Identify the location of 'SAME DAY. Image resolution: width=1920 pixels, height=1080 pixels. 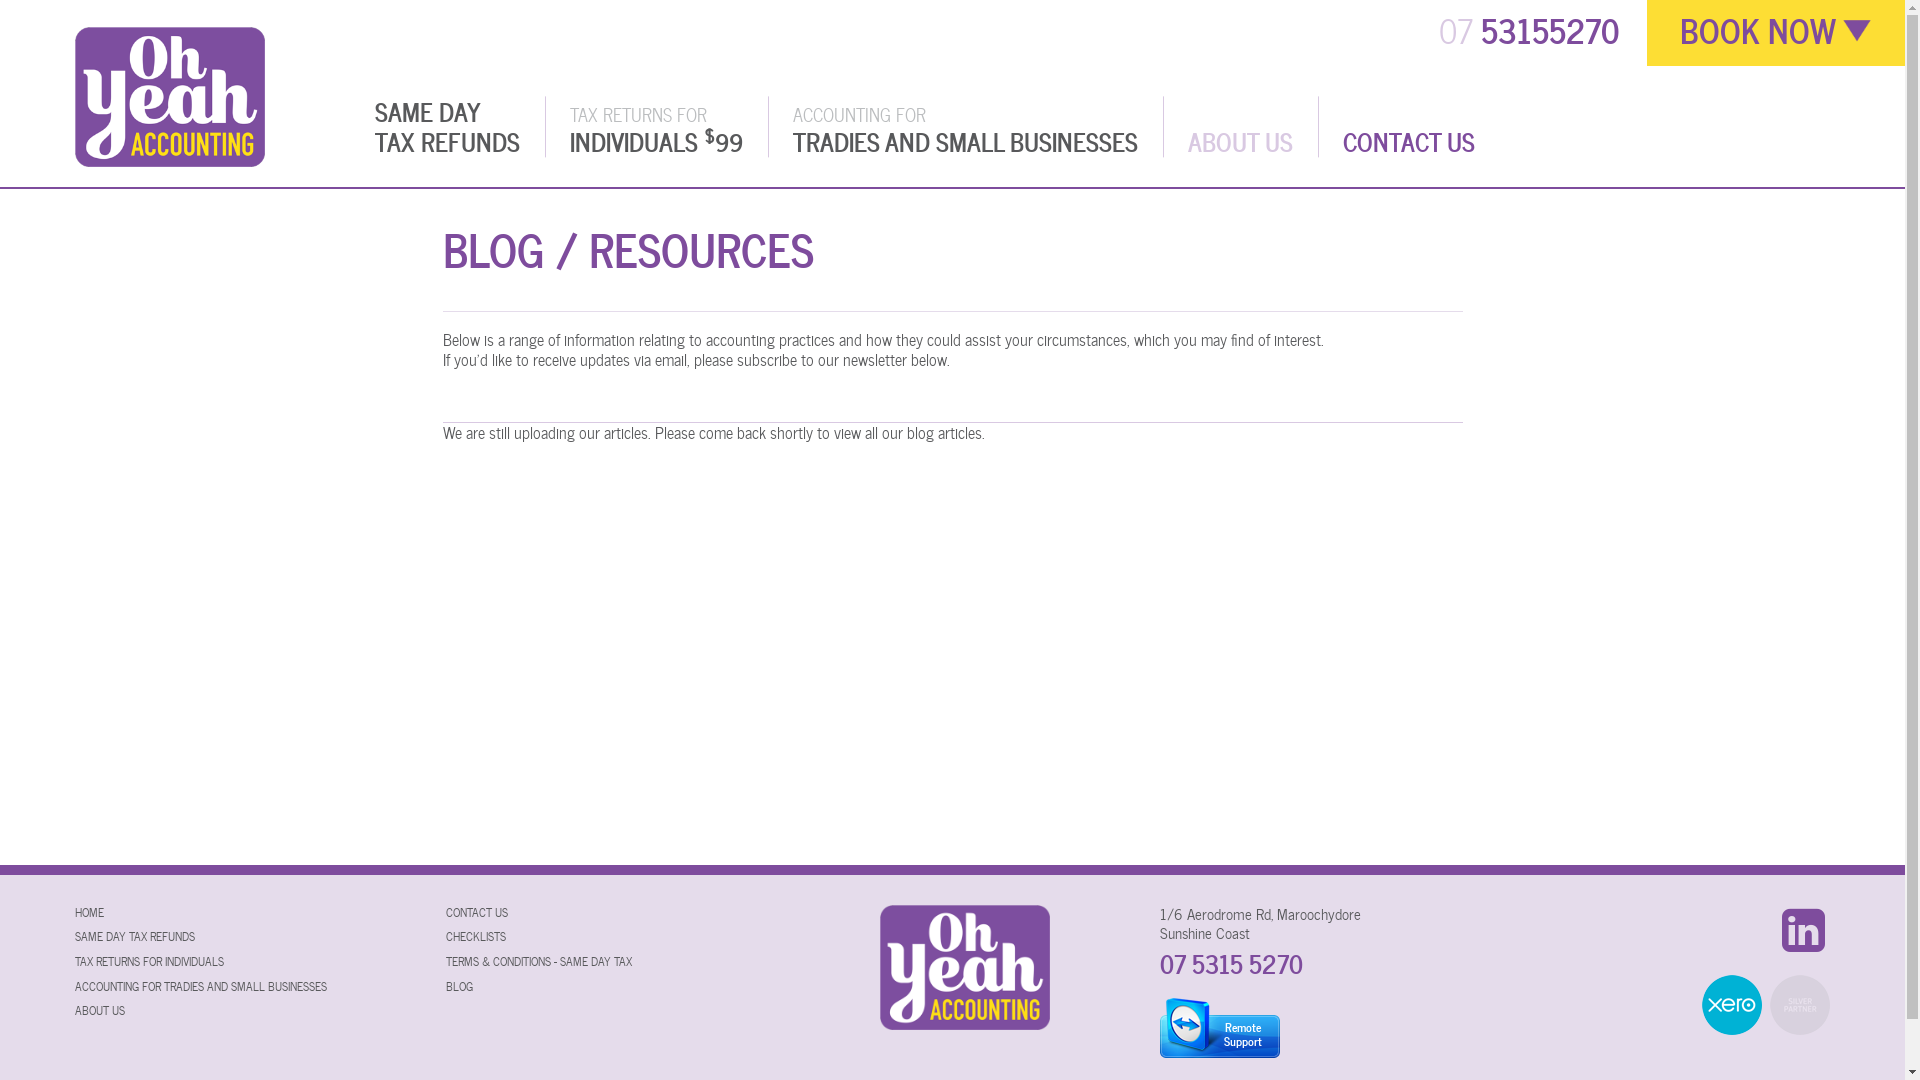
(446, 126).